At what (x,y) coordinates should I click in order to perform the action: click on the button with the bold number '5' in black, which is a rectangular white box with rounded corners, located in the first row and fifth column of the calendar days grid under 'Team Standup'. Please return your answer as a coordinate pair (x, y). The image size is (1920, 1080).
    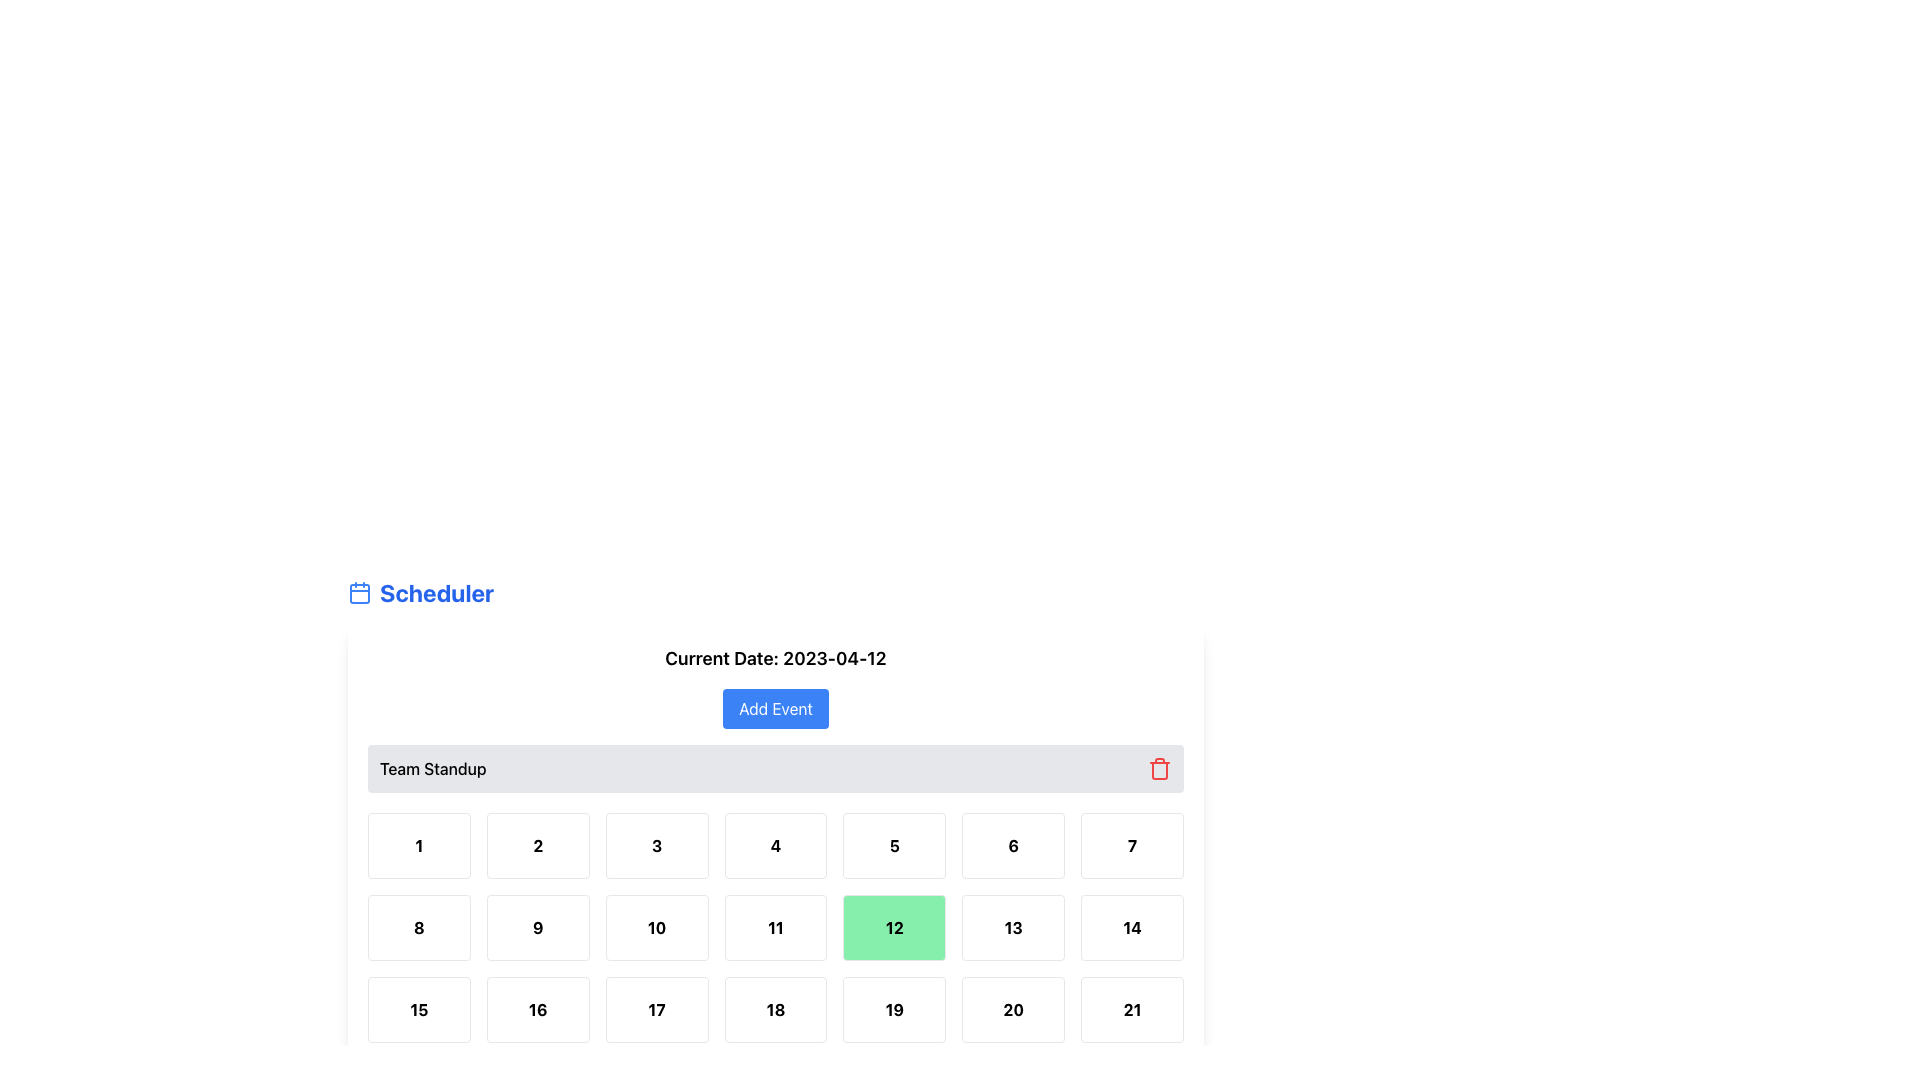
    Looking at the image, I should click on (893, 845).